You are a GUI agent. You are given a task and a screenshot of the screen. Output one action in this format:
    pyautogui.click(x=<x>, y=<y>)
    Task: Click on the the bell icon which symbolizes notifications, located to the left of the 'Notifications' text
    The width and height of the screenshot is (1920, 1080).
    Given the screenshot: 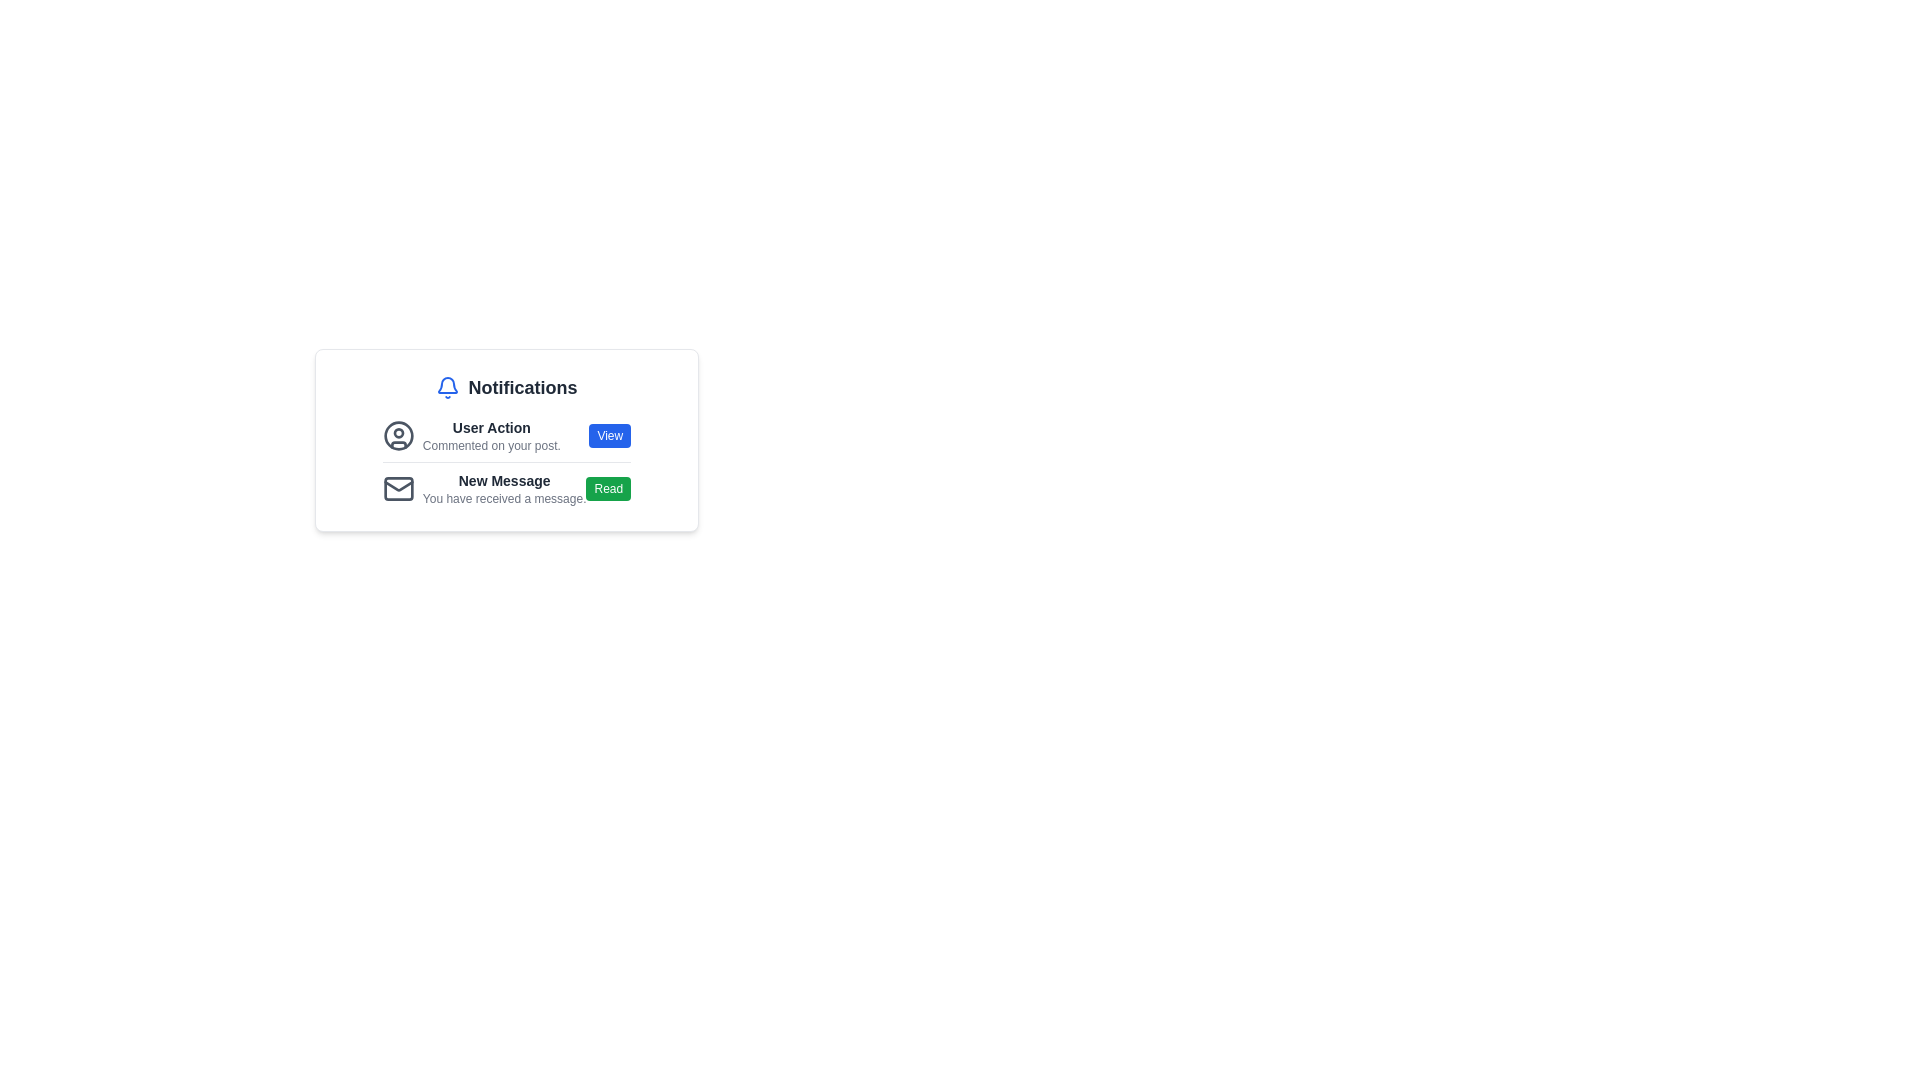 What is the action you would take?
    pyautogui.click(x=447, y=388)
    